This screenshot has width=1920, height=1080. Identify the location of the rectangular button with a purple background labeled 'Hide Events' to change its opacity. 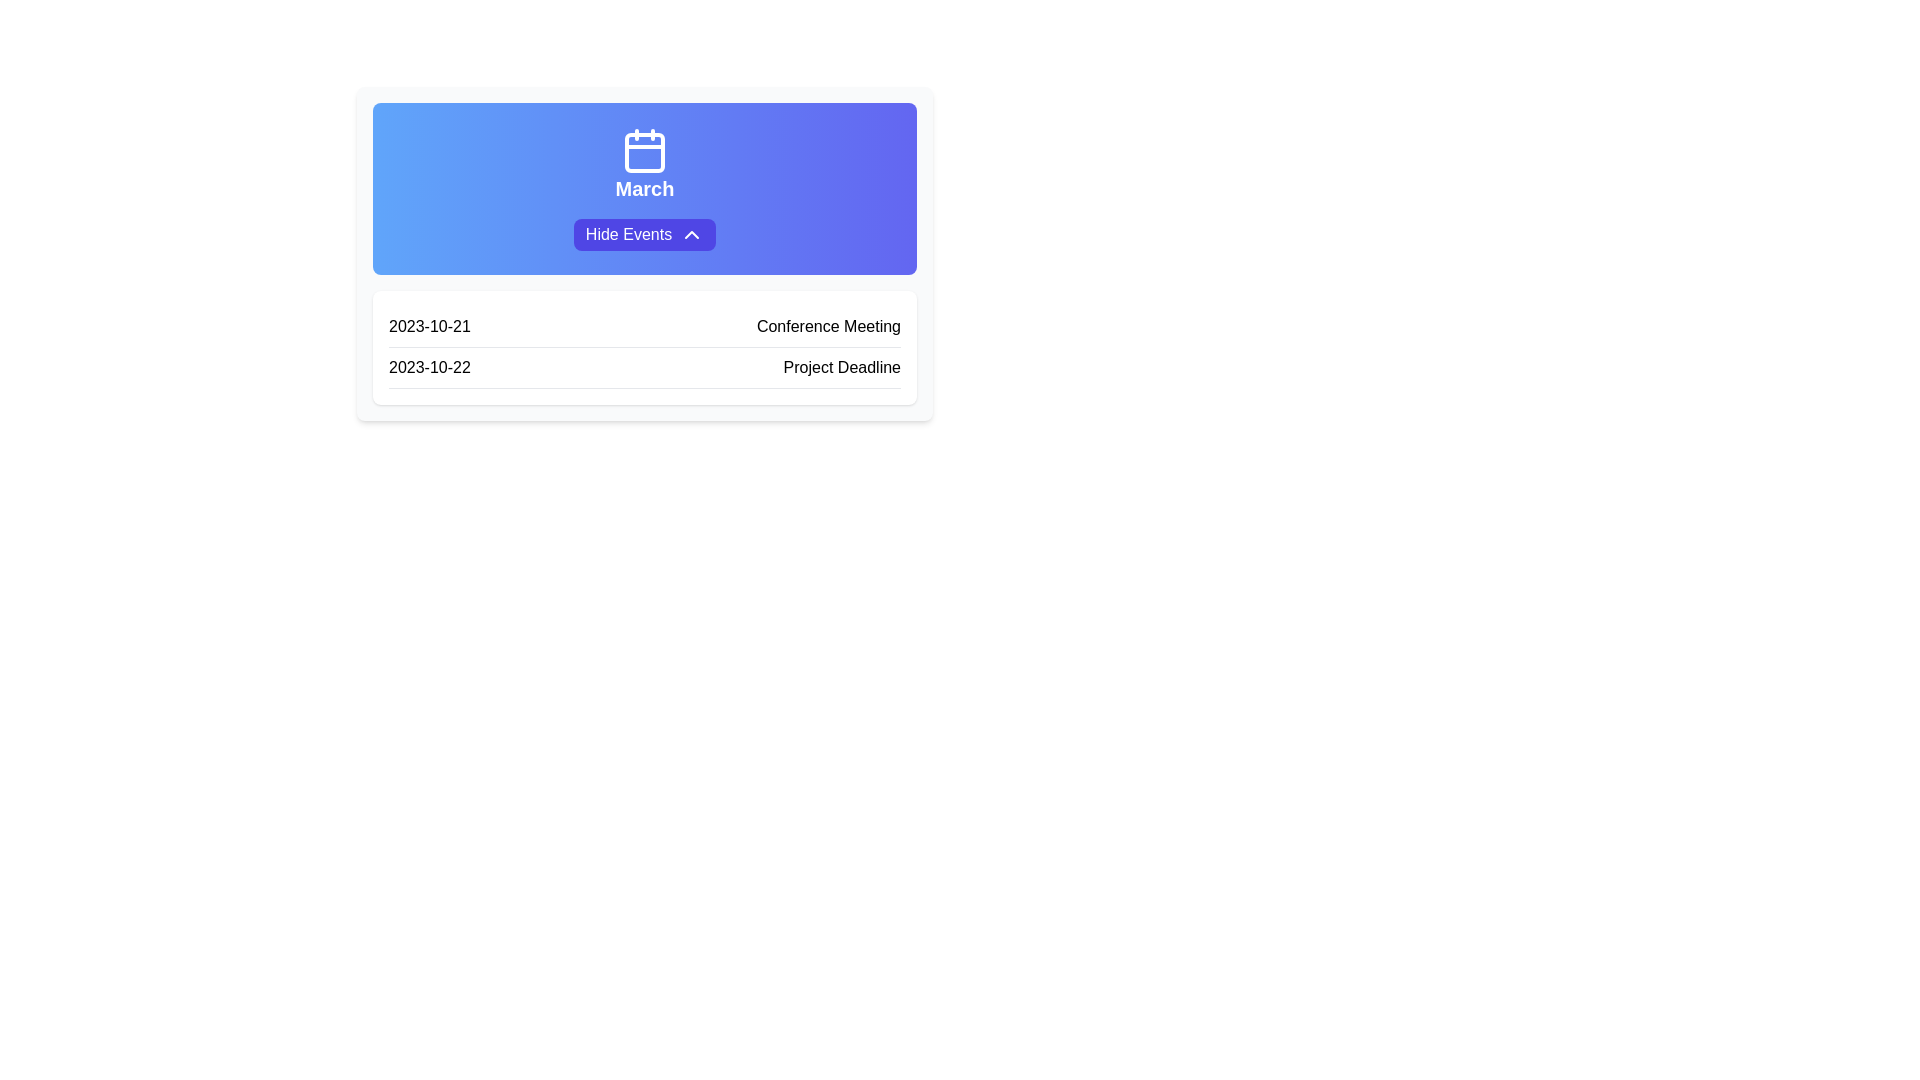
(644, 234).